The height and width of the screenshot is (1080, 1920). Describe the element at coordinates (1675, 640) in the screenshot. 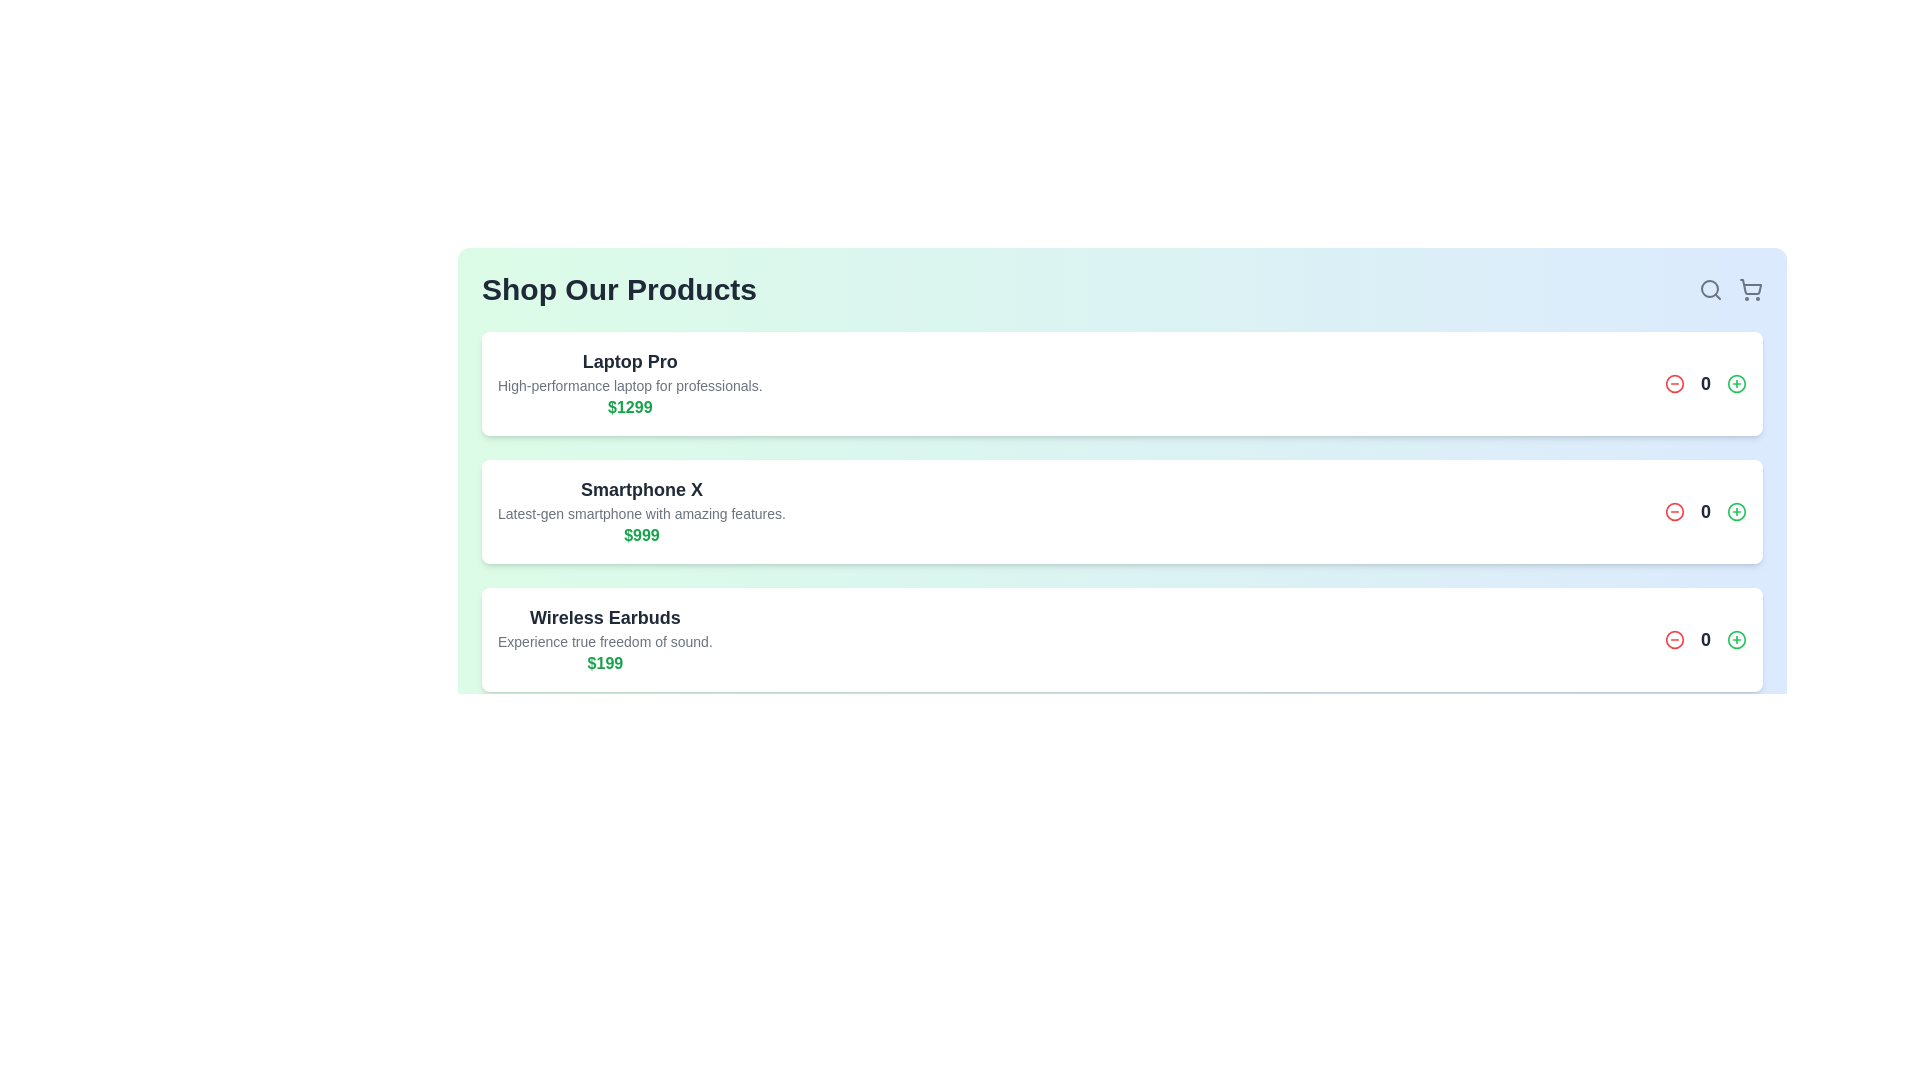

I see `the minus button for the product with title Wireless Earbuds` at that location.